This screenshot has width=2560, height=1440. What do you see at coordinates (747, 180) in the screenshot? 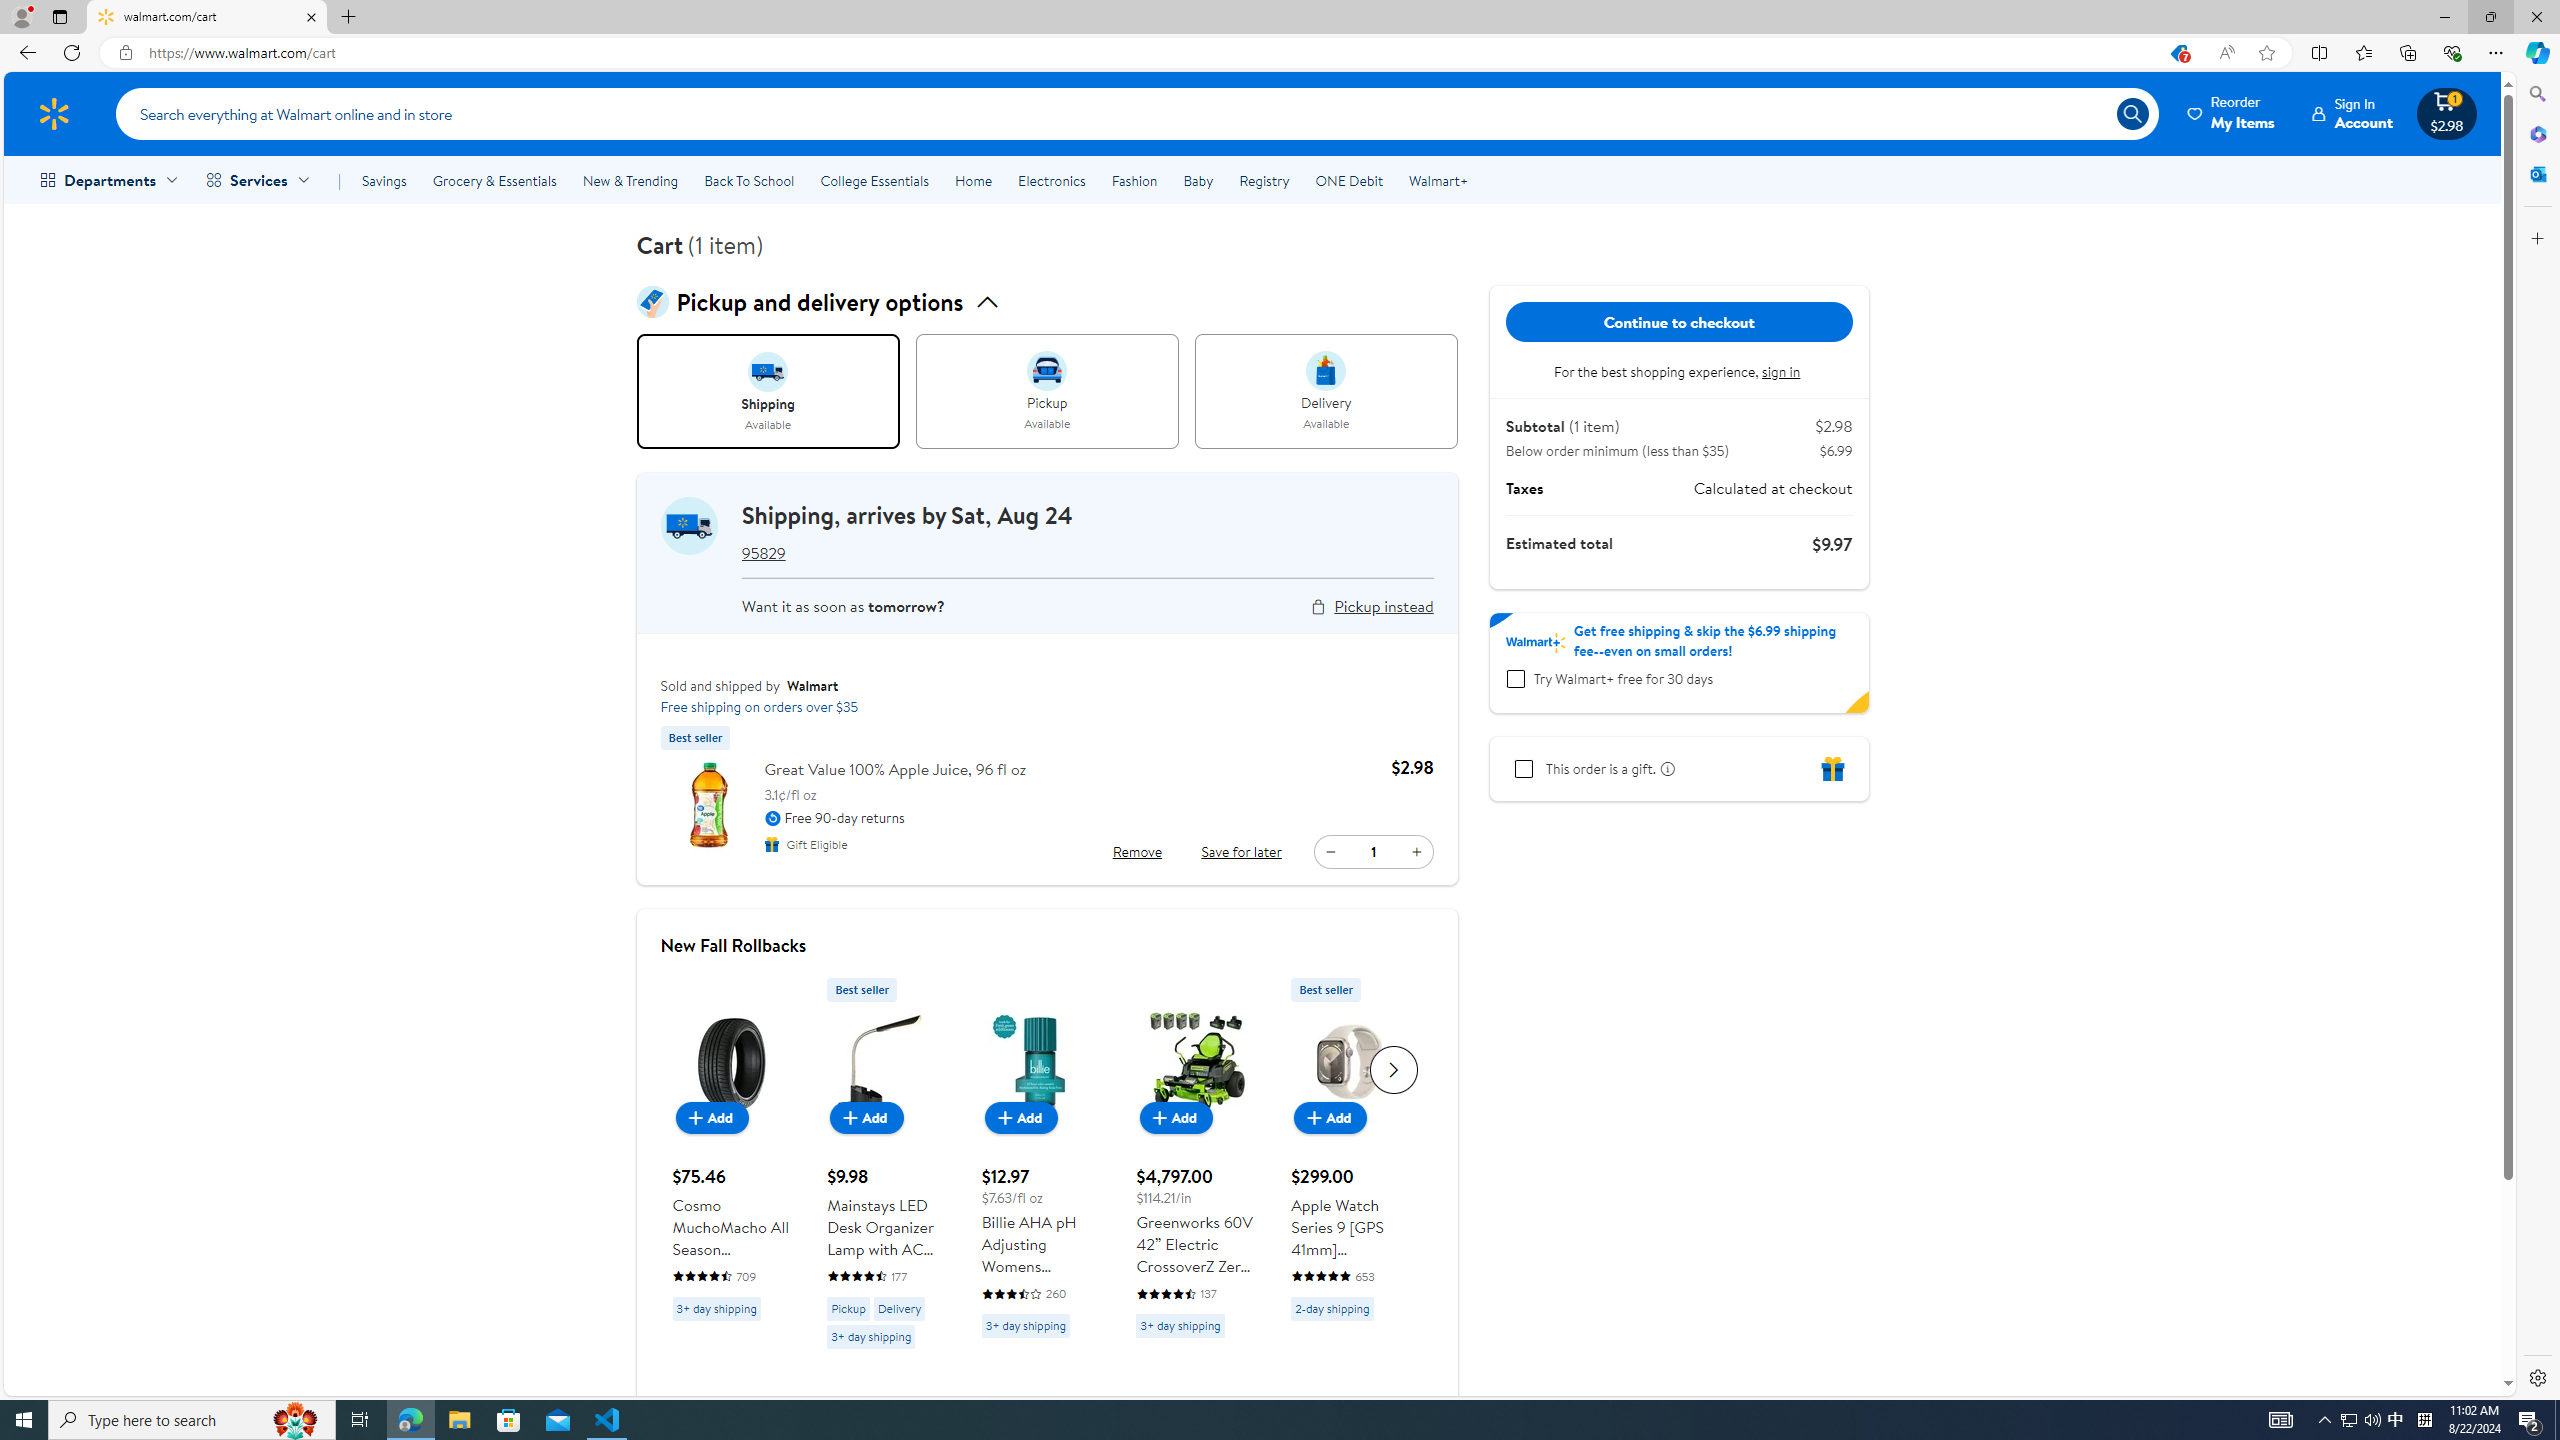
I see `'Back To School'` at bounding box center [747, 180].